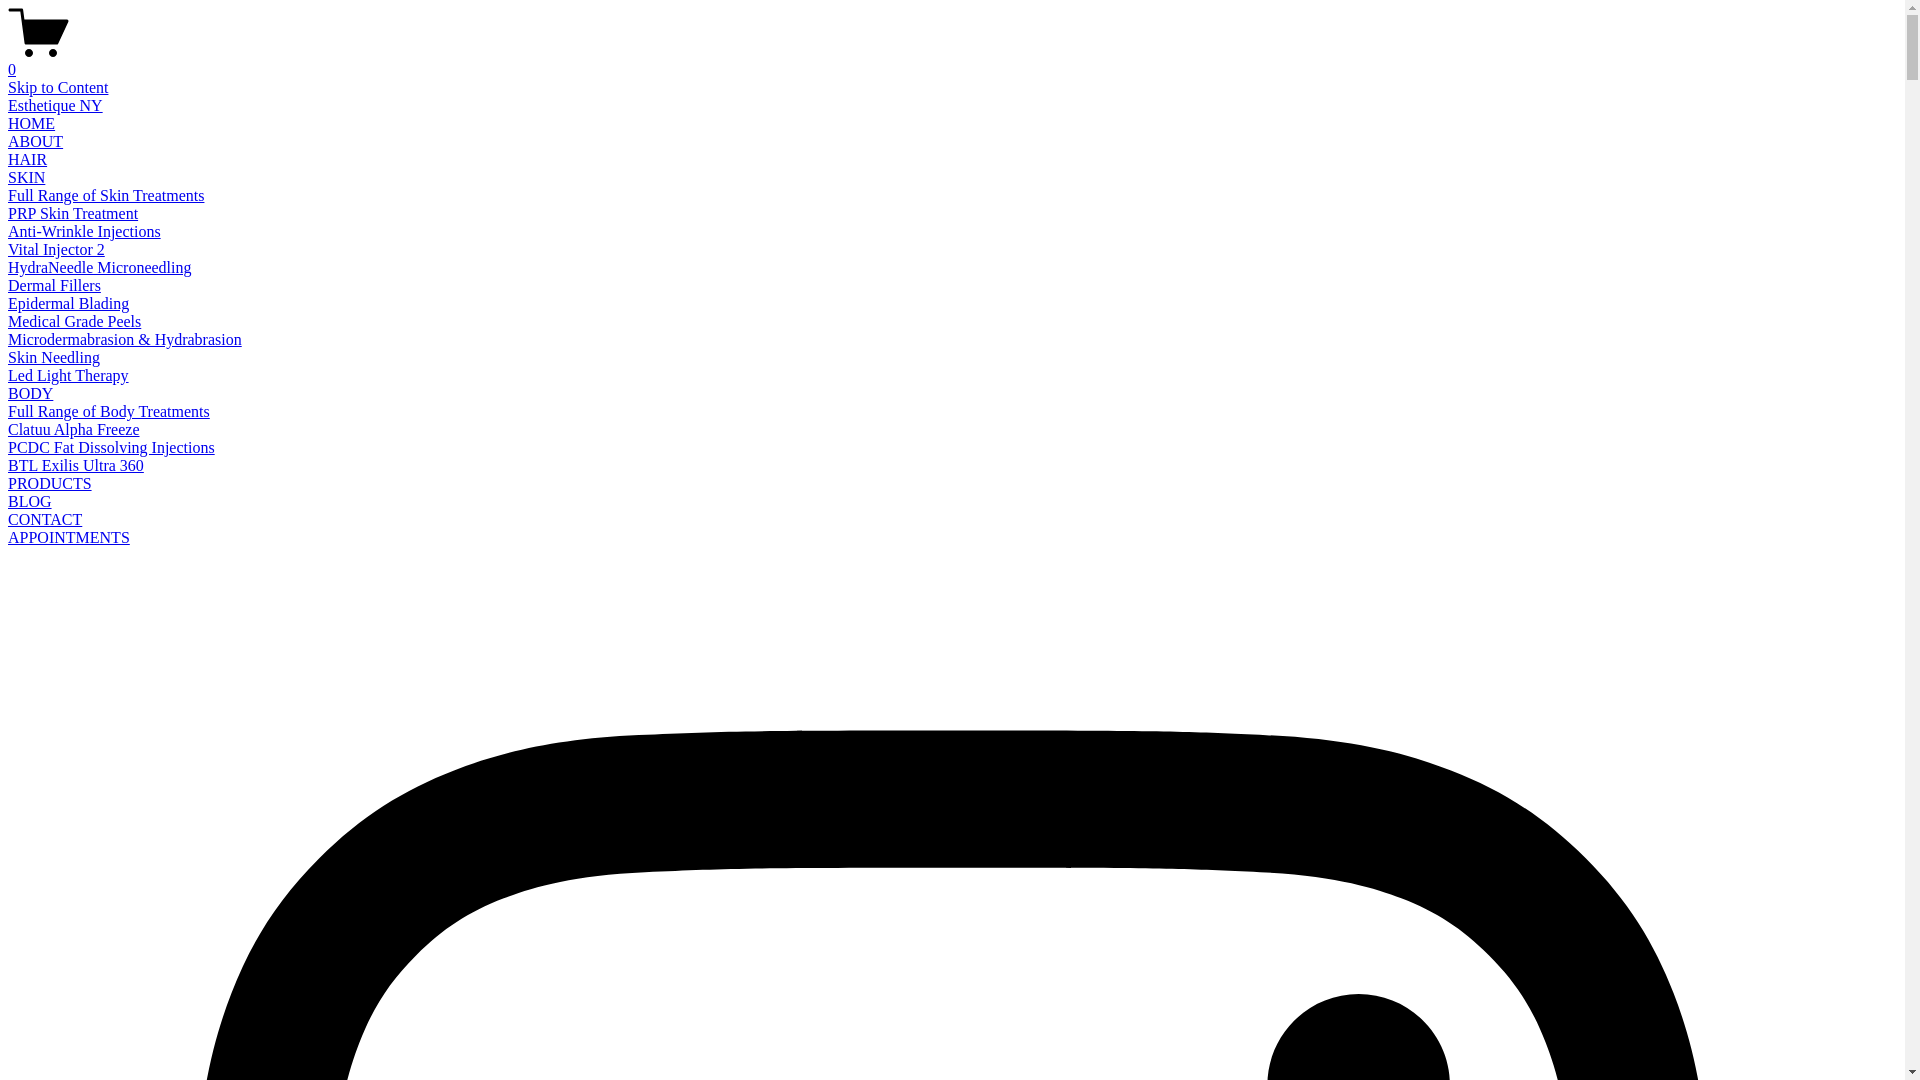 Image resolution: width=1920 pixels, height=1080 pixels. Describe the element at coordinates (8, 518) in the screenshot. I see `'CONTACT'` at that location.